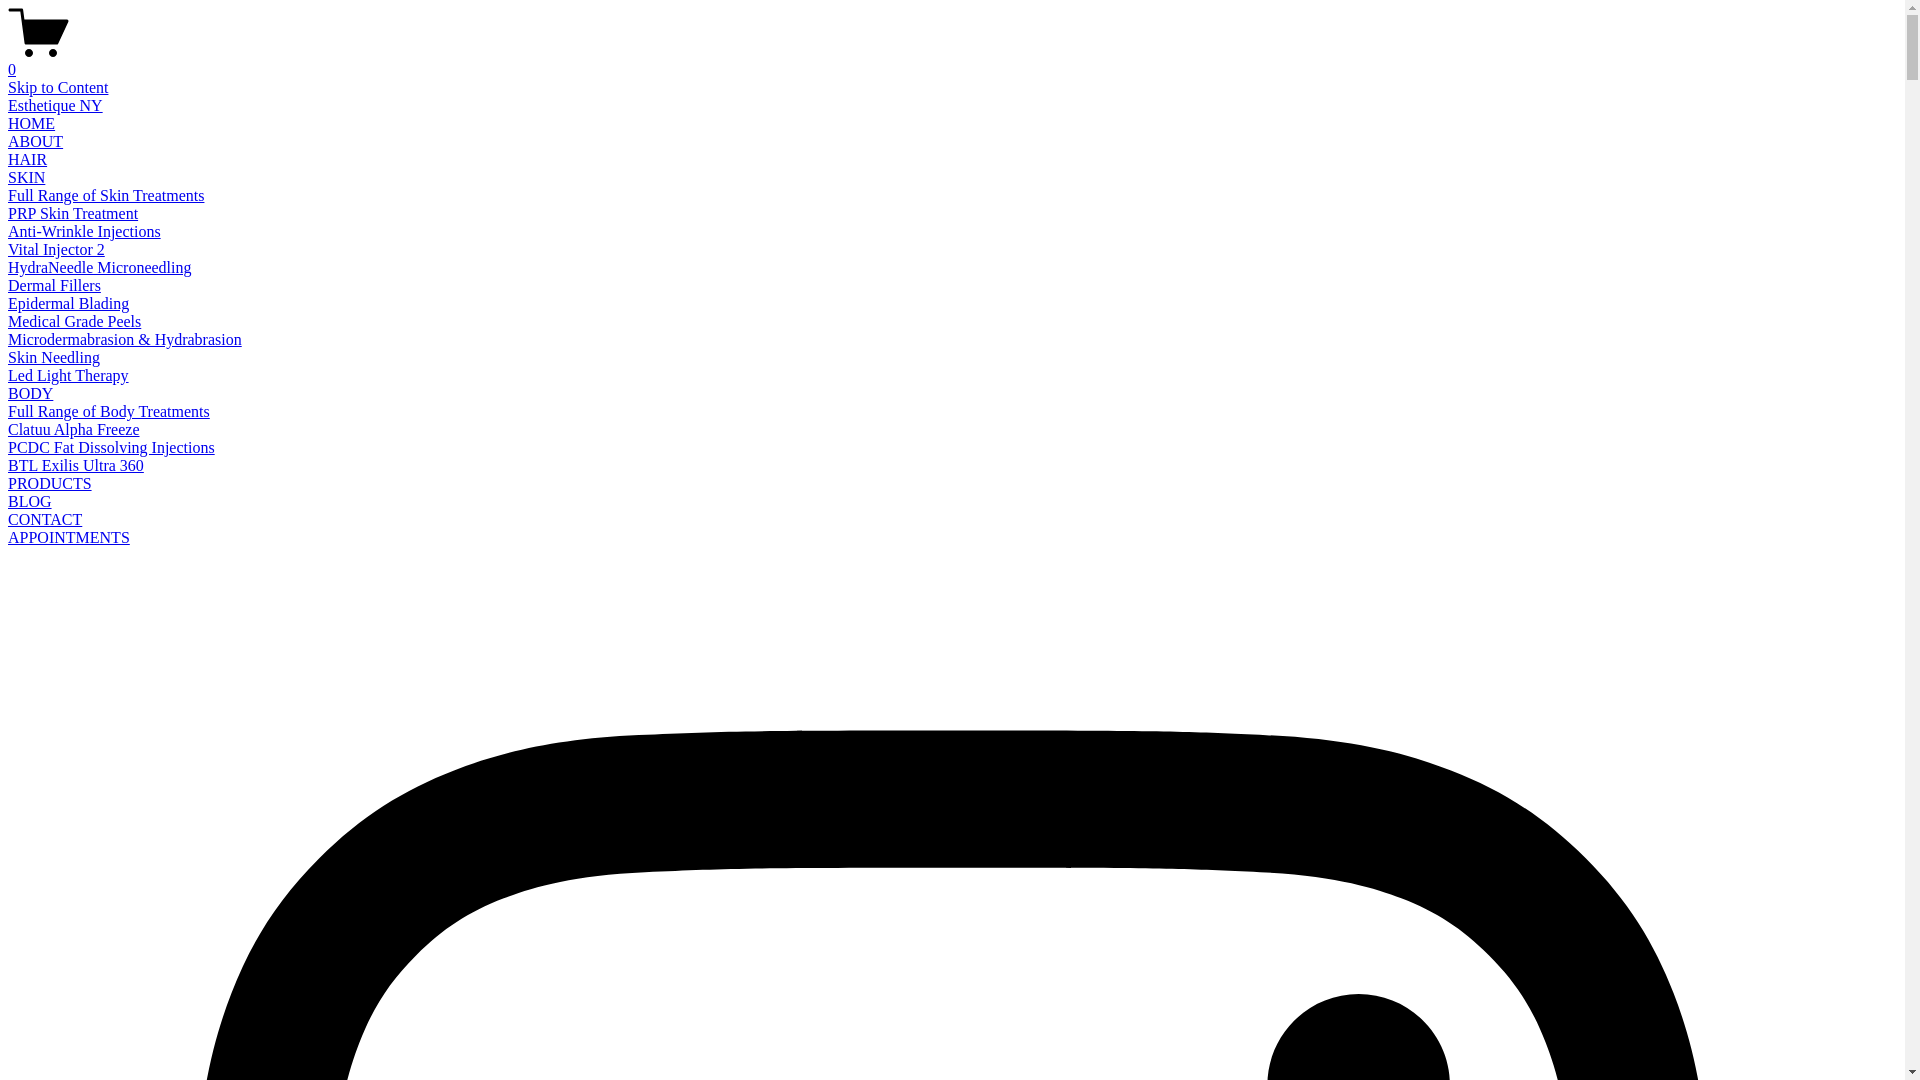 Image resolution: width=1920 pixels, height=1080 pixels. Describe the element at coordinates (8, 518) in the screenshot. I see `'CONTACT'` at that location.